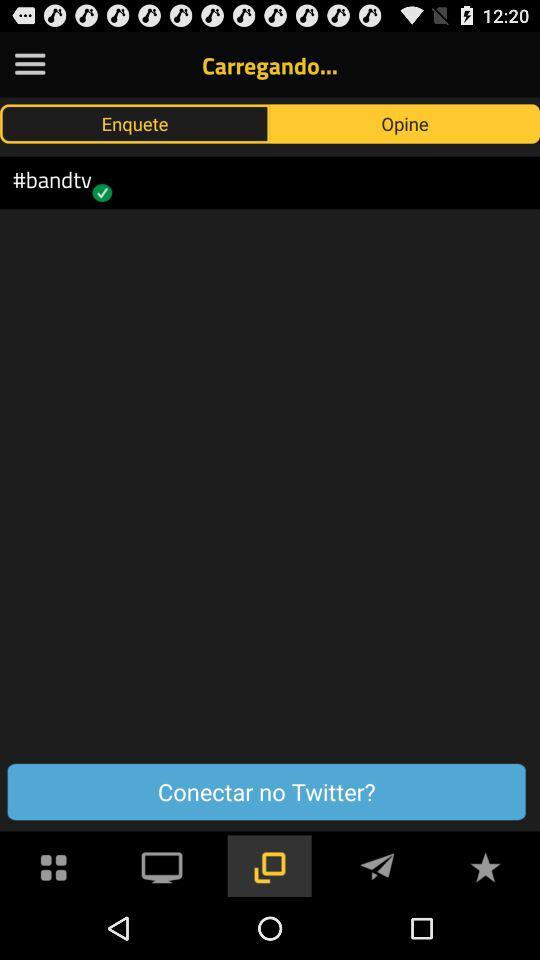 The height and width of the screenshot is (960, 540). I want to click on the button above the enquete item, so click(29, 64).